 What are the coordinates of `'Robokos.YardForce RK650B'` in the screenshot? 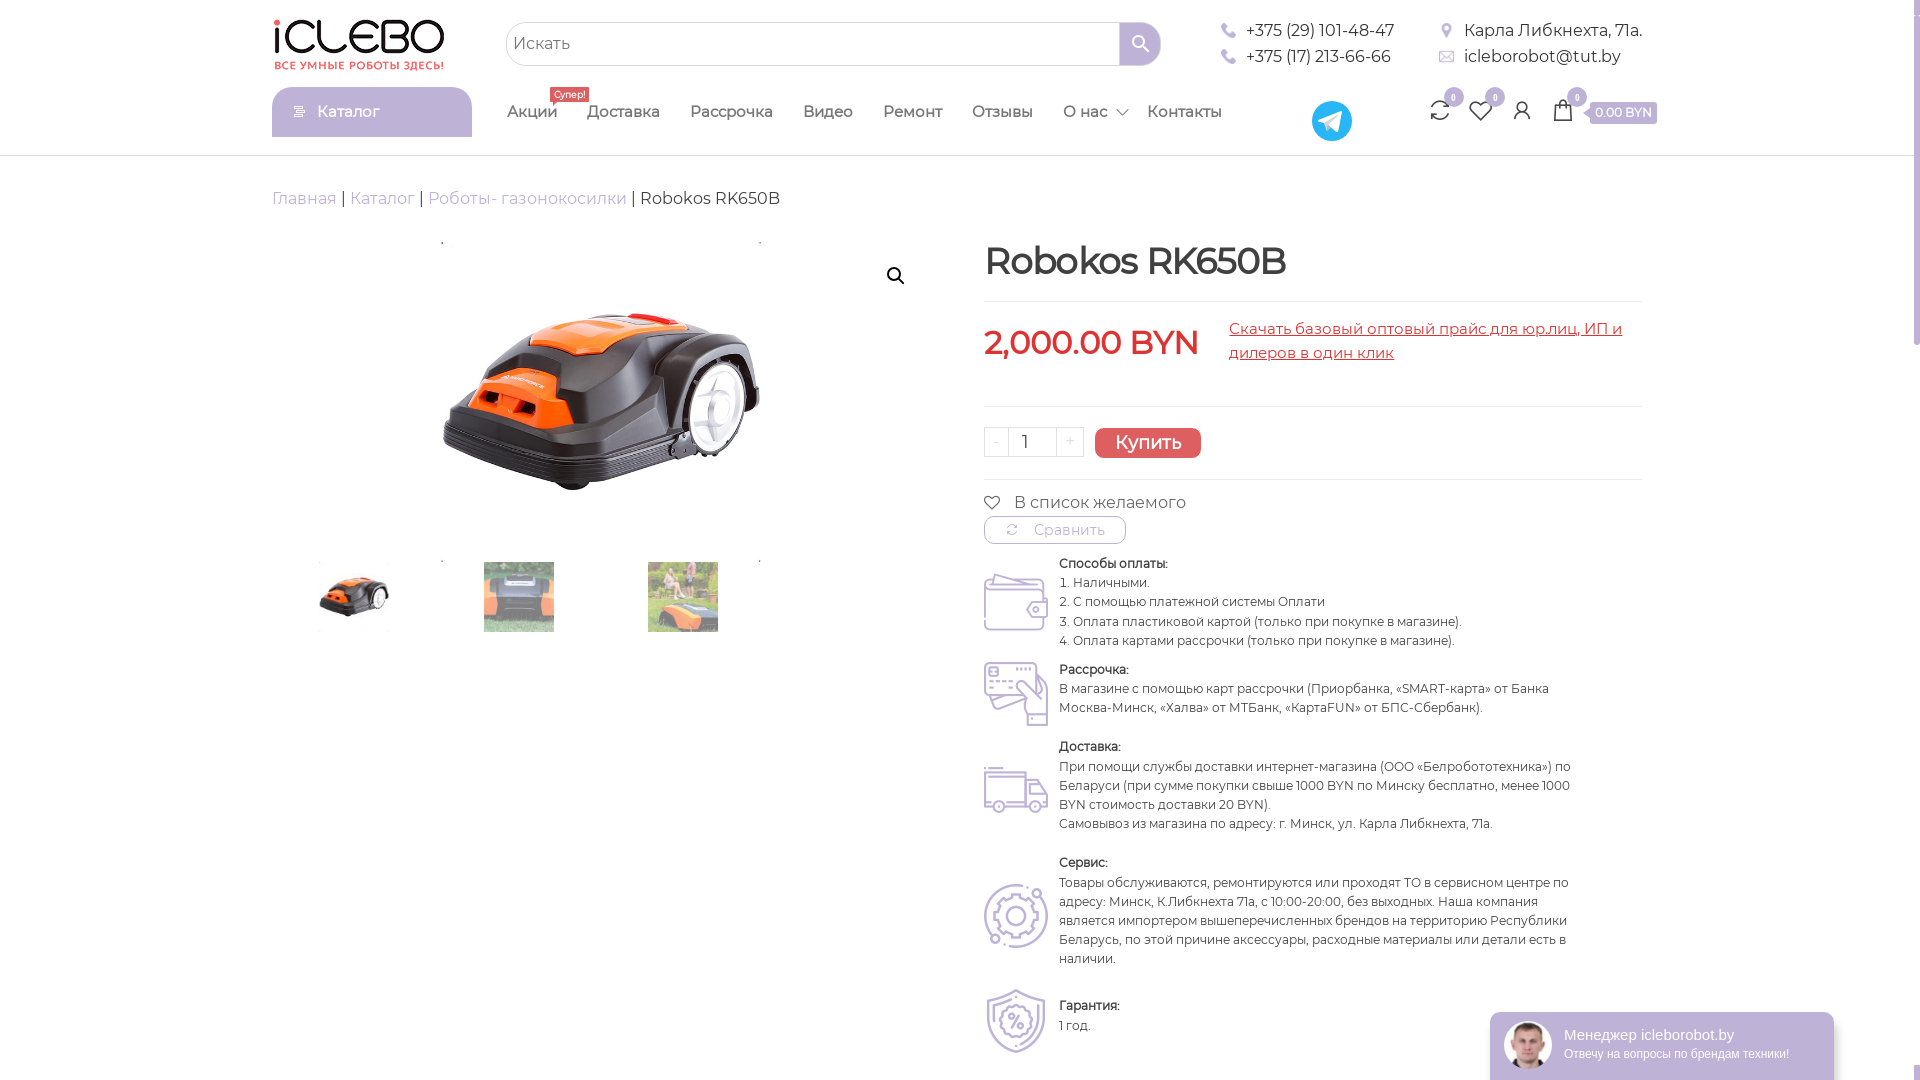 It's located at (599, 401).